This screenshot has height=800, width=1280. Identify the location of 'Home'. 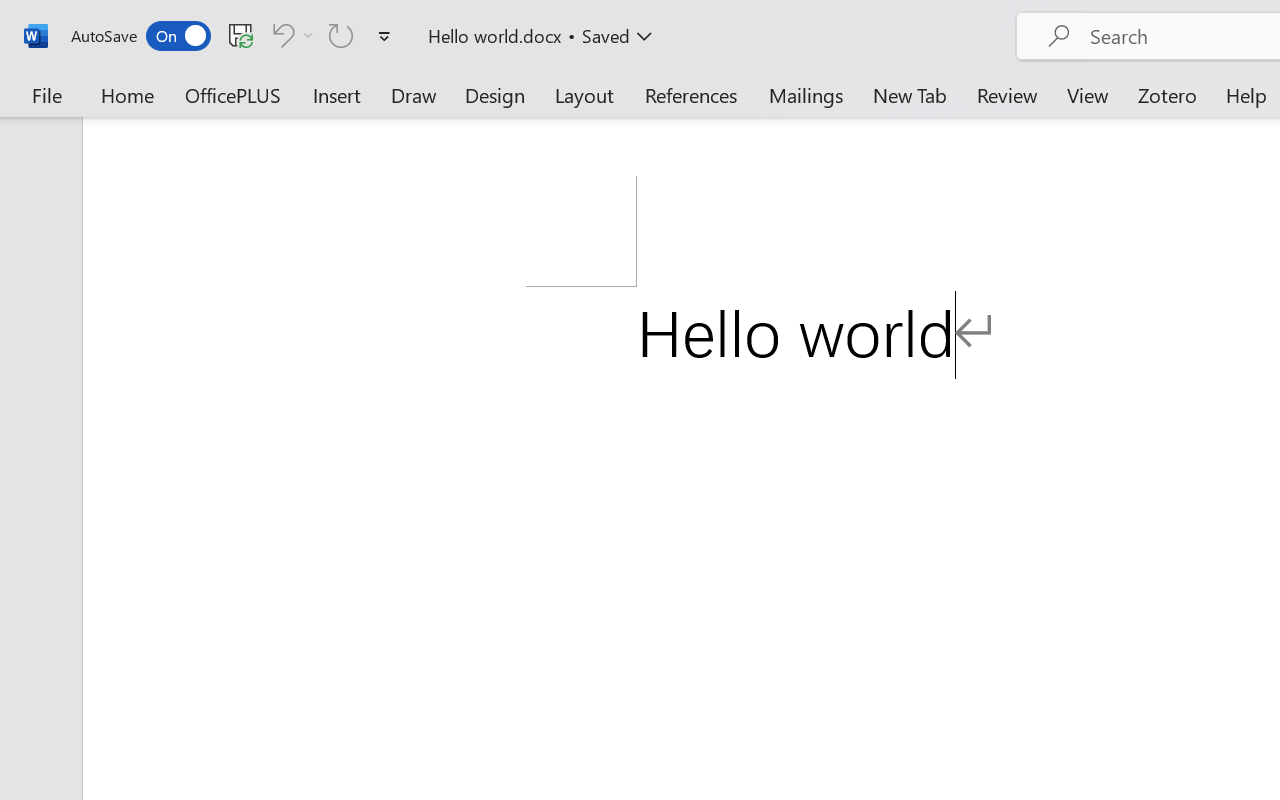
(127, 94).